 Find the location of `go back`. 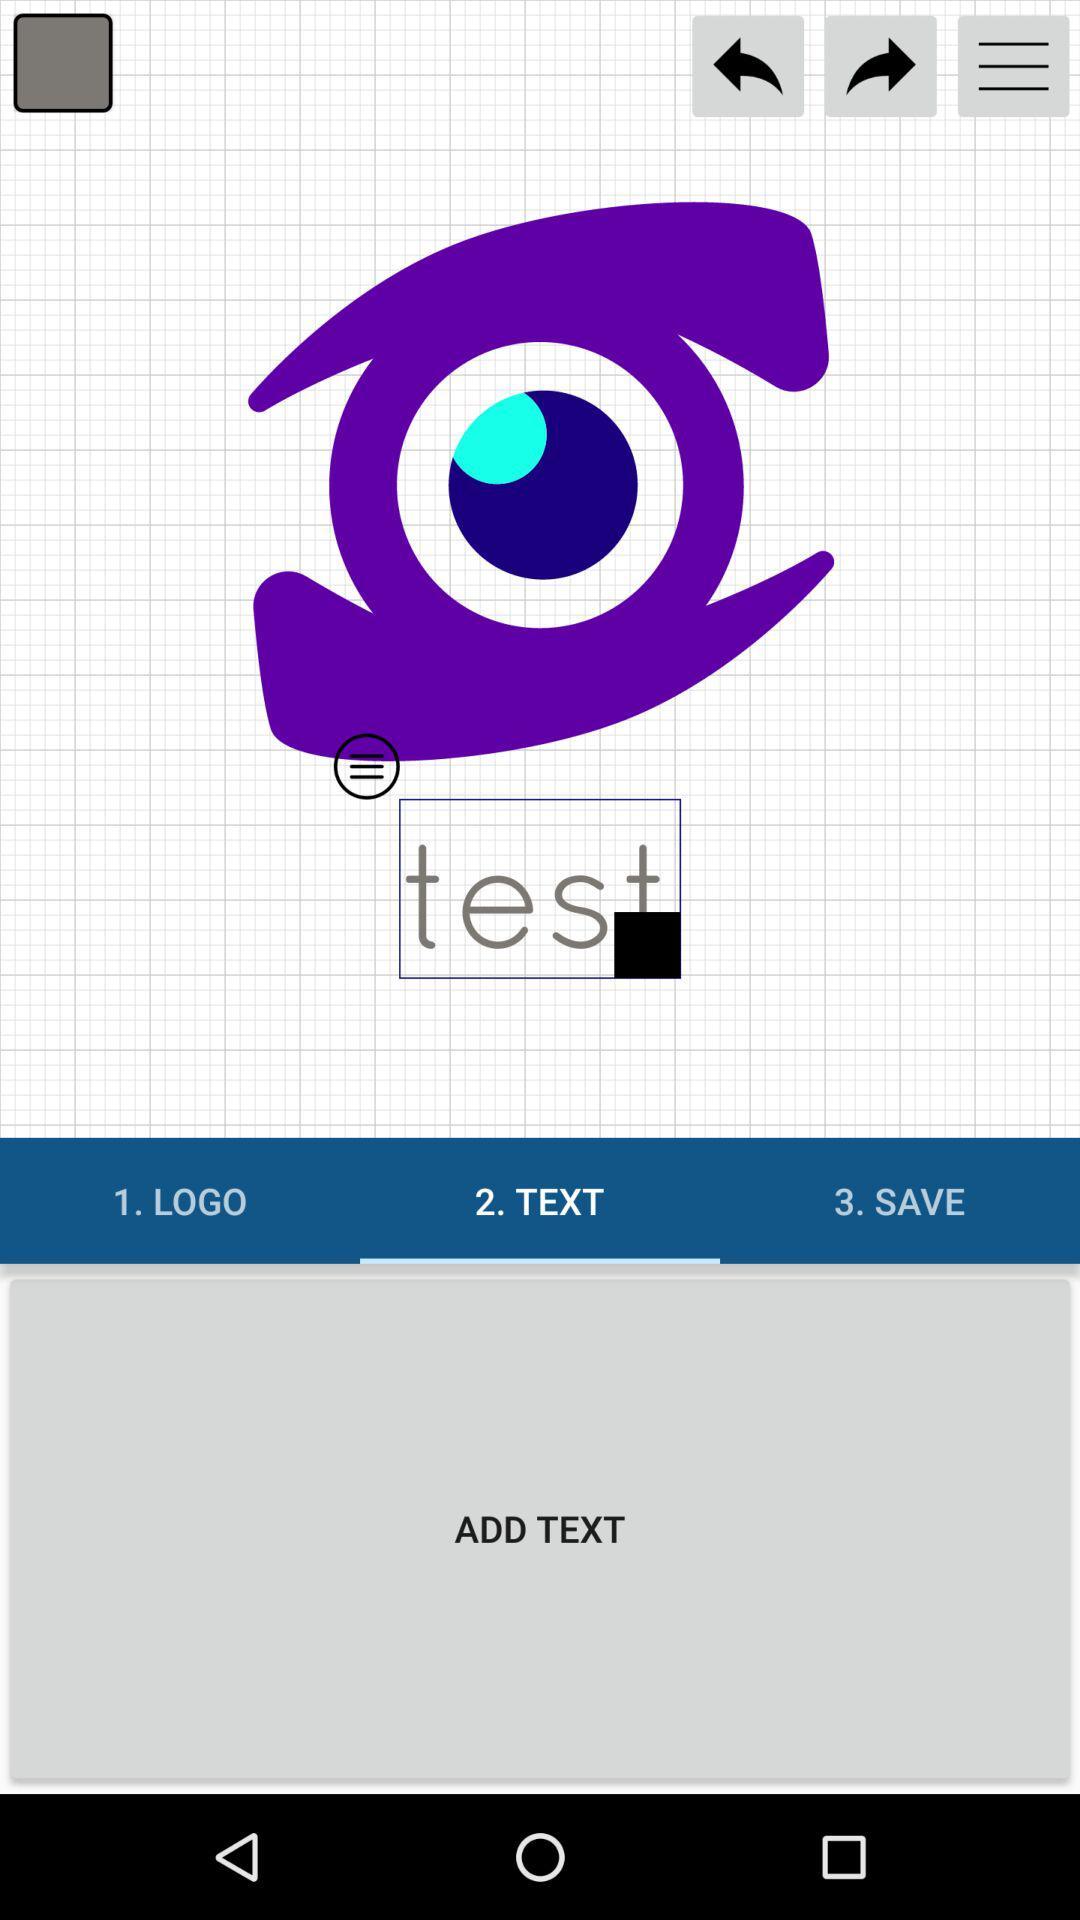

go back is located at coordinates (748, 66).